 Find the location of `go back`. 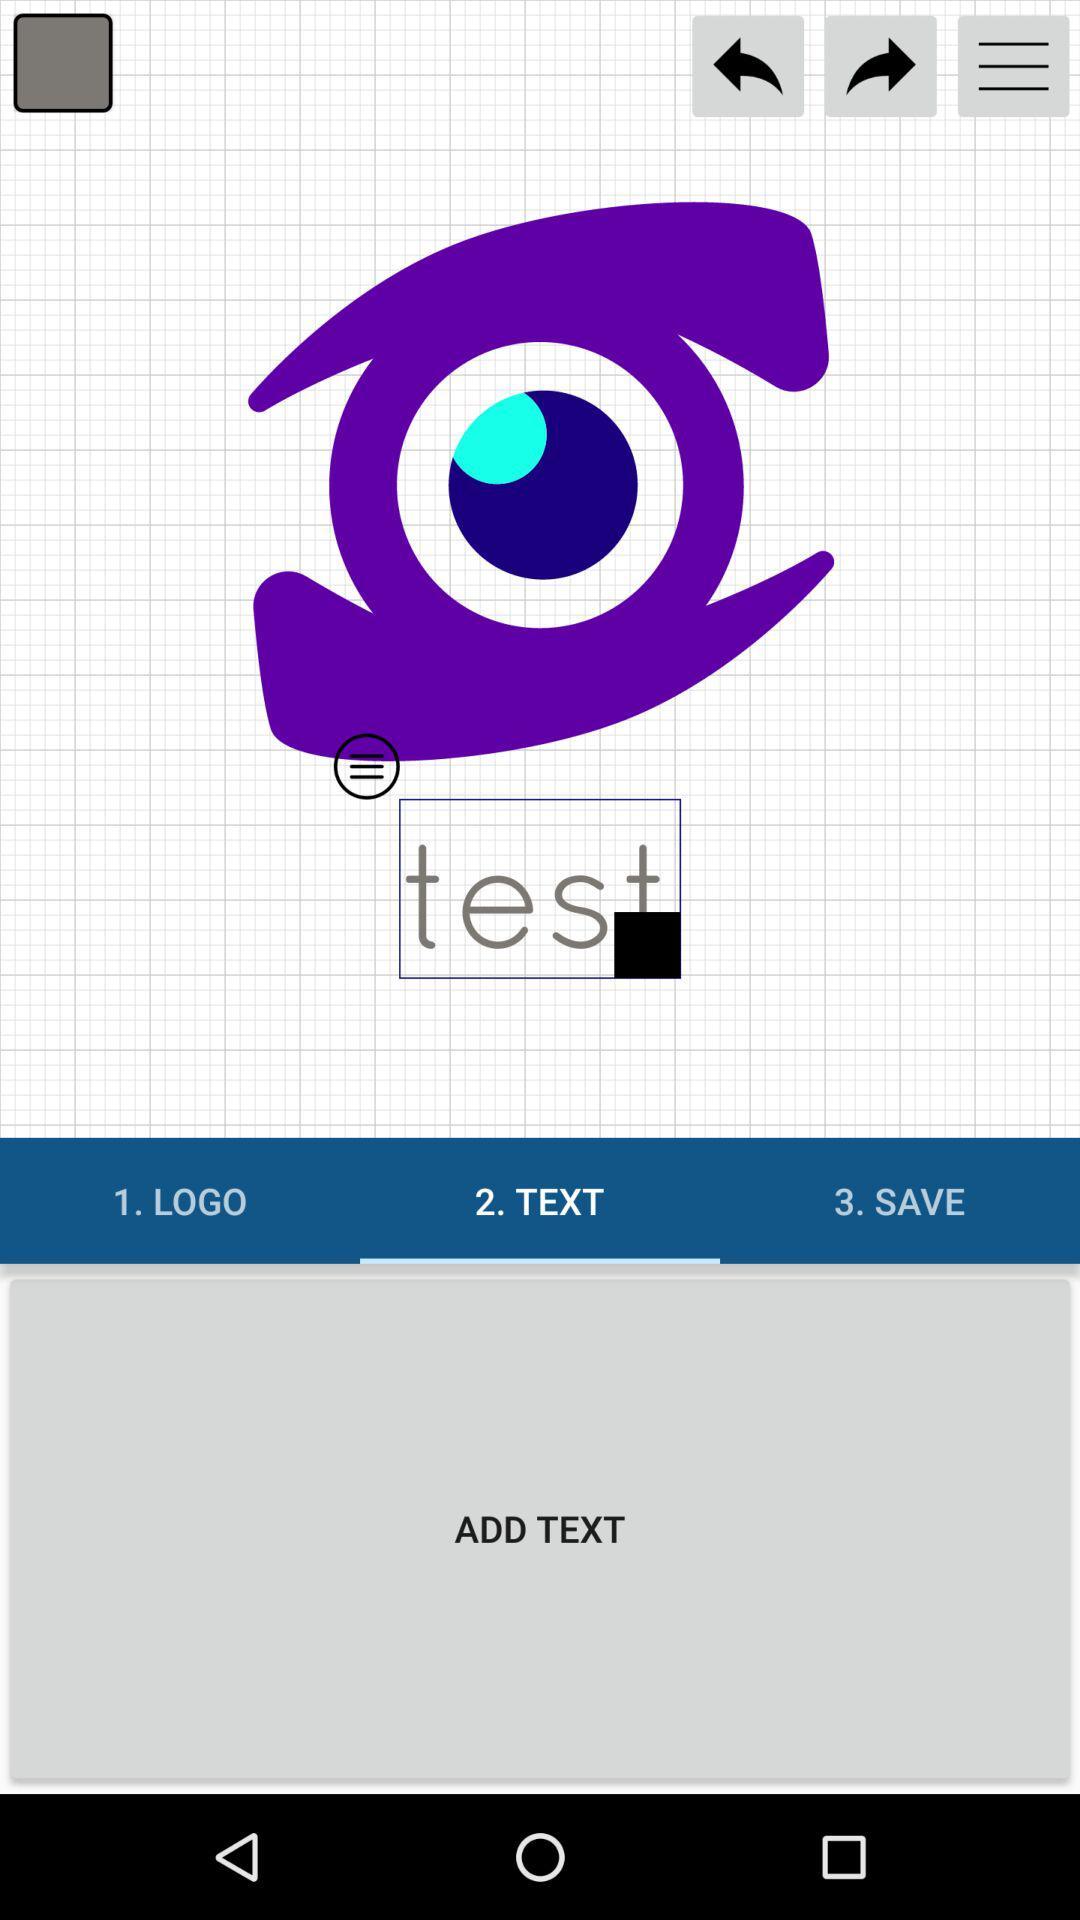

go back is located at coordinates (748, 66).